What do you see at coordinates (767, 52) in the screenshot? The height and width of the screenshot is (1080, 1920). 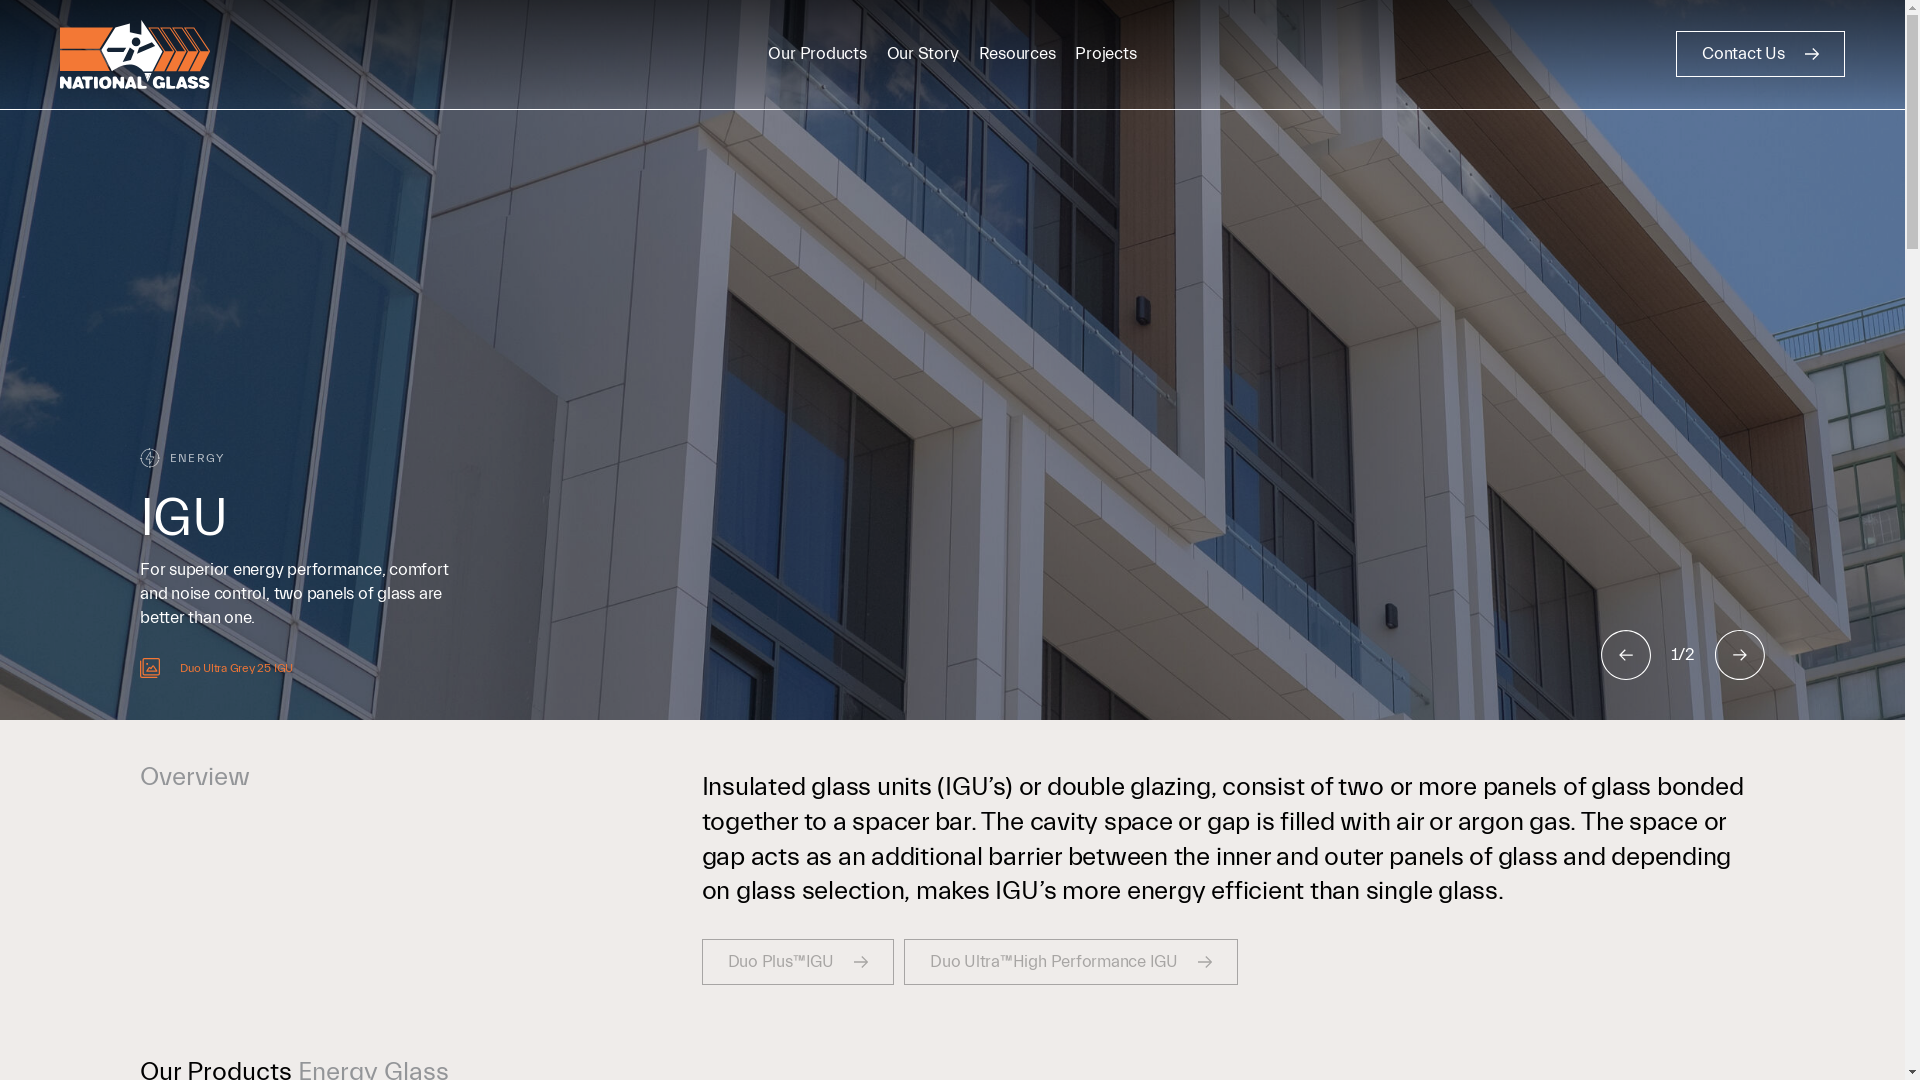 I see `'Our Products'` at bounding box center [767, 52].